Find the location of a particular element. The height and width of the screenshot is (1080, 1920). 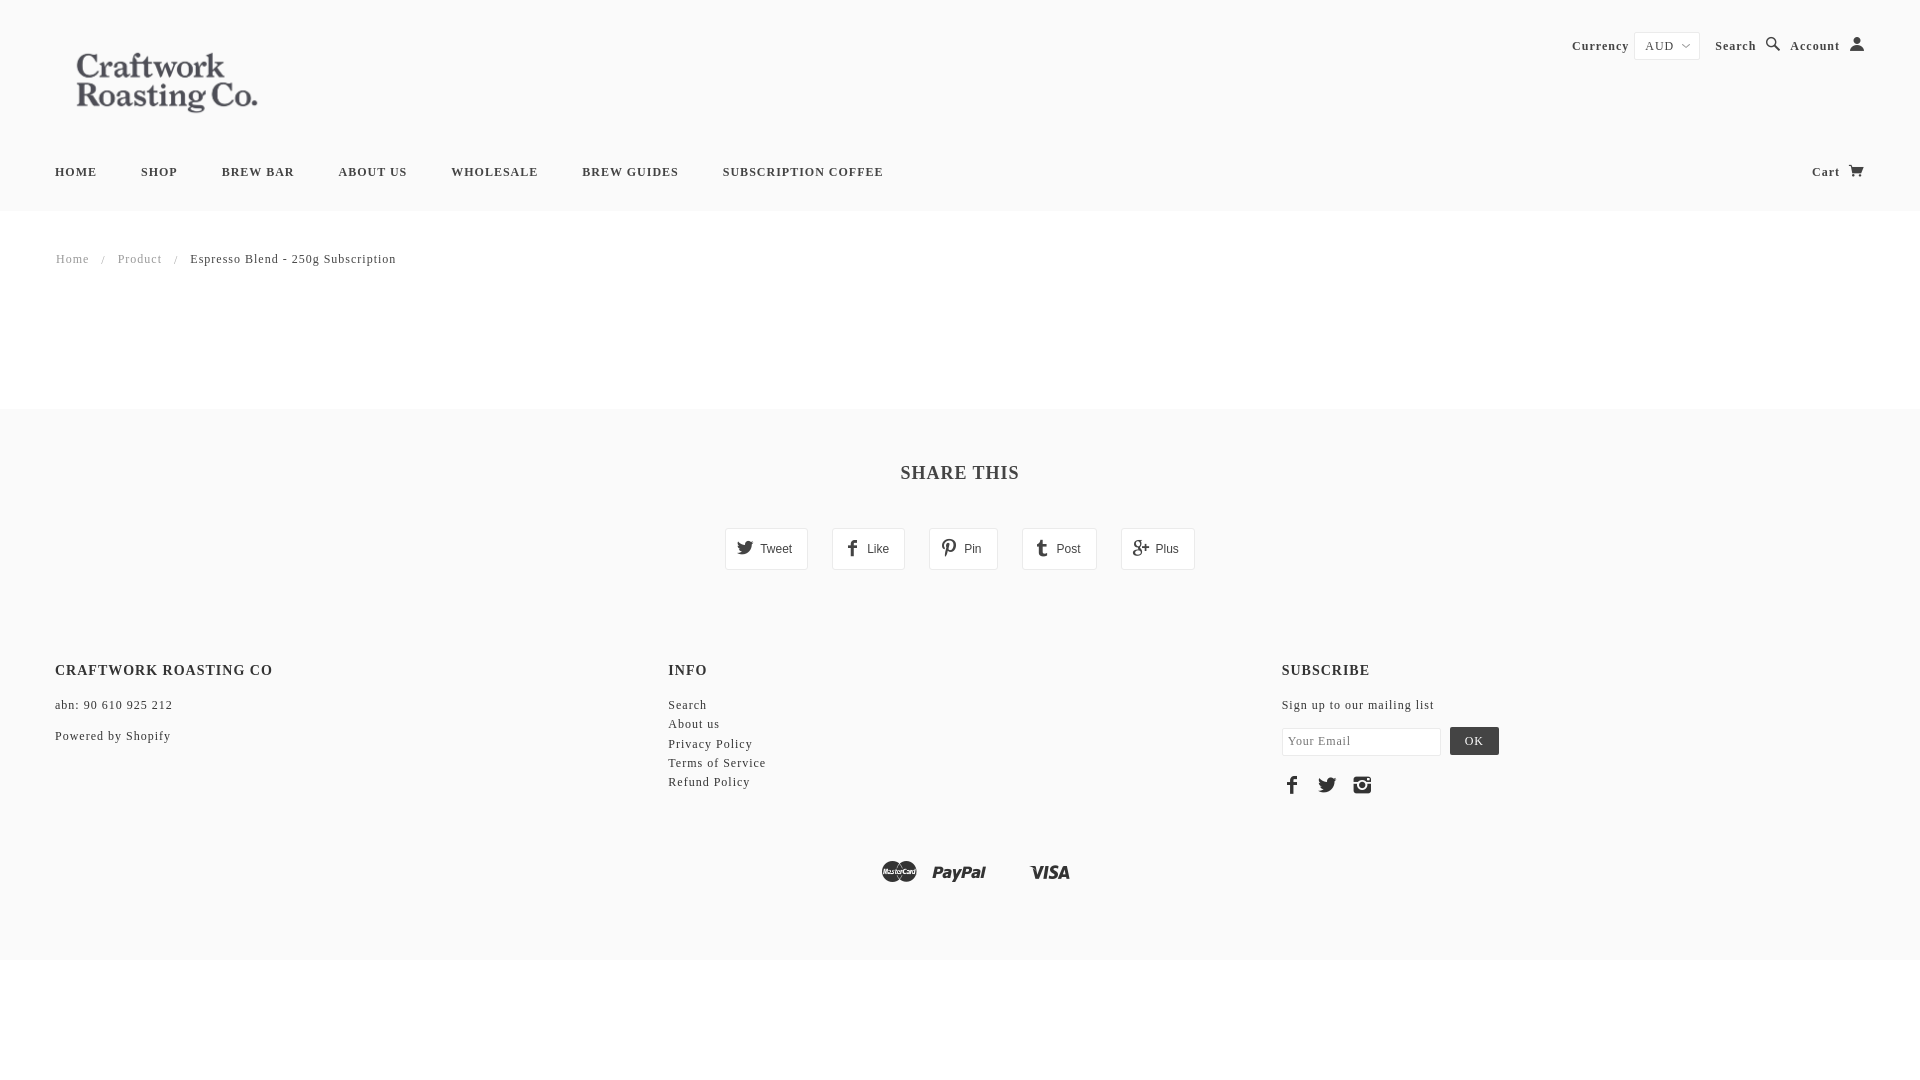

'OK' is located at coordinates (1474, 740).